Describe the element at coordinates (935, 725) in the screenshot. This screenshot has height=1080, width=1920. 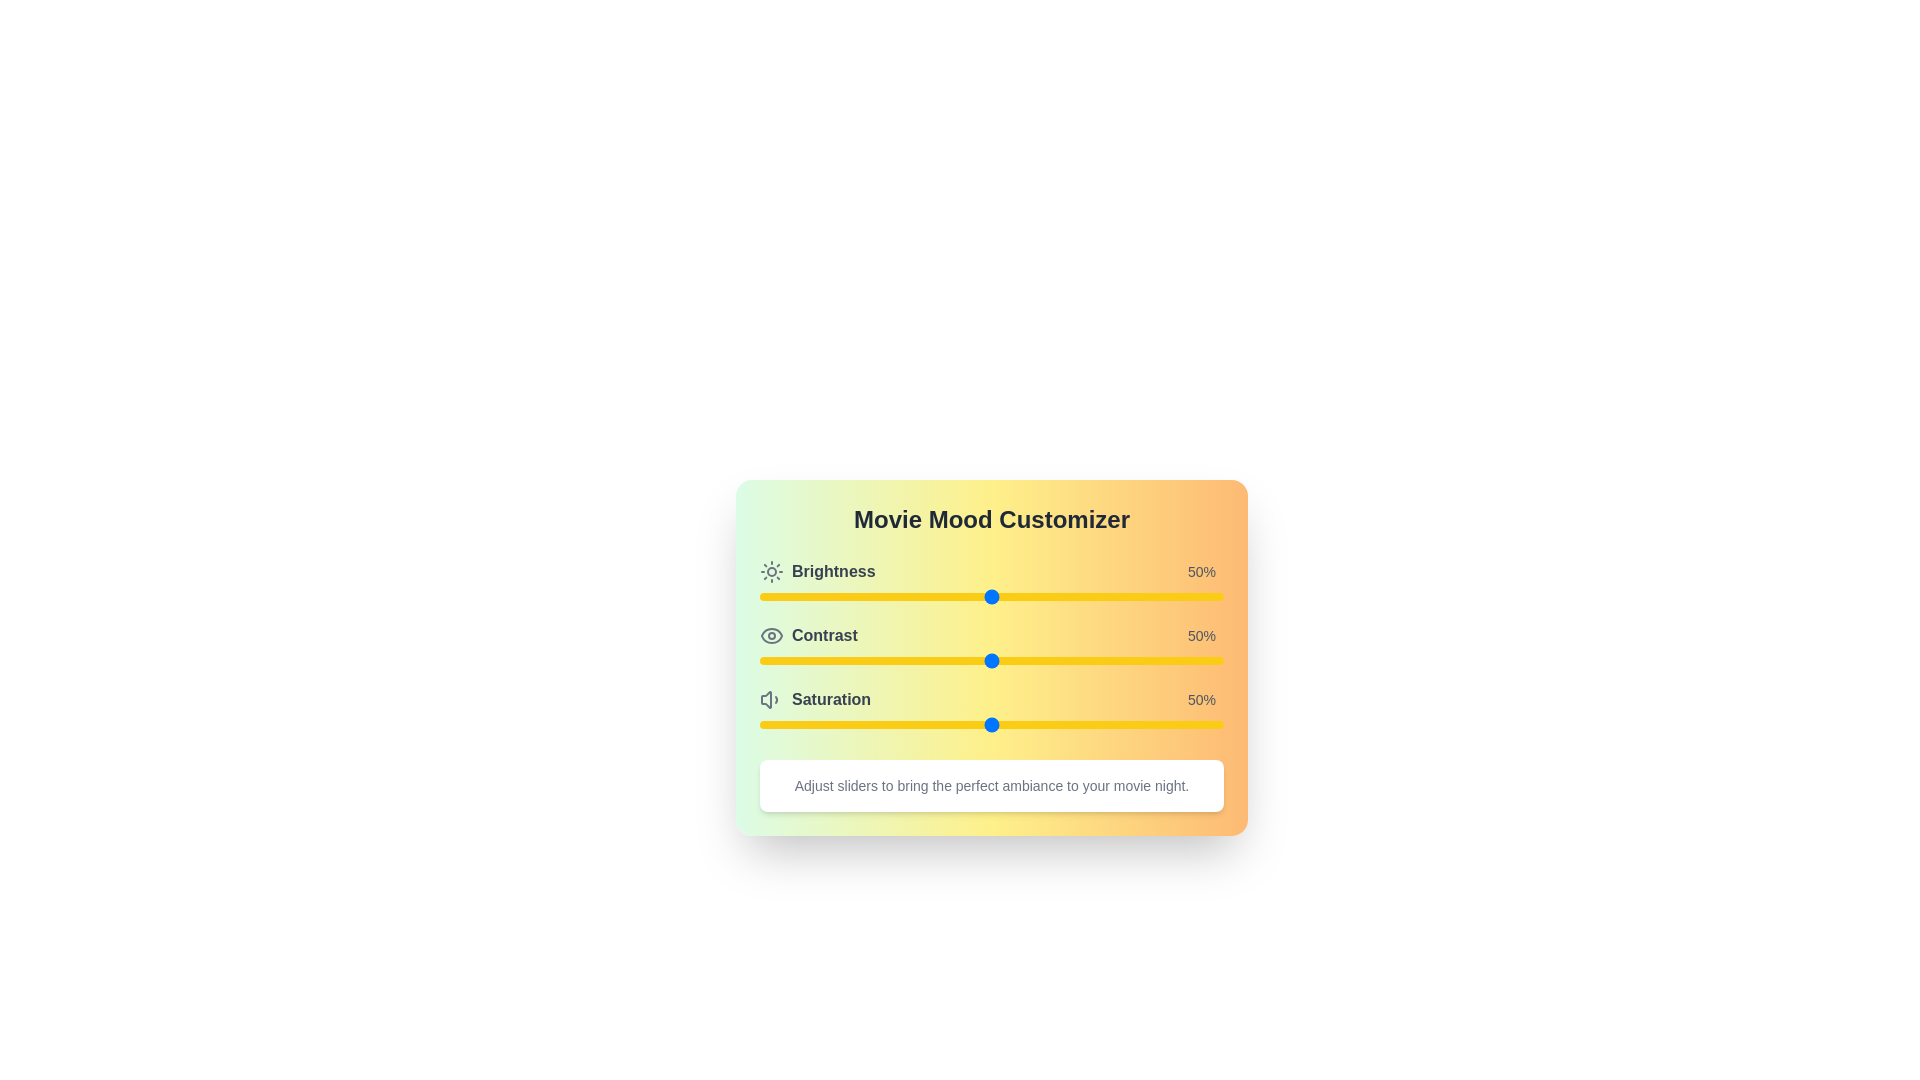
I see `the saturation level` at that location.